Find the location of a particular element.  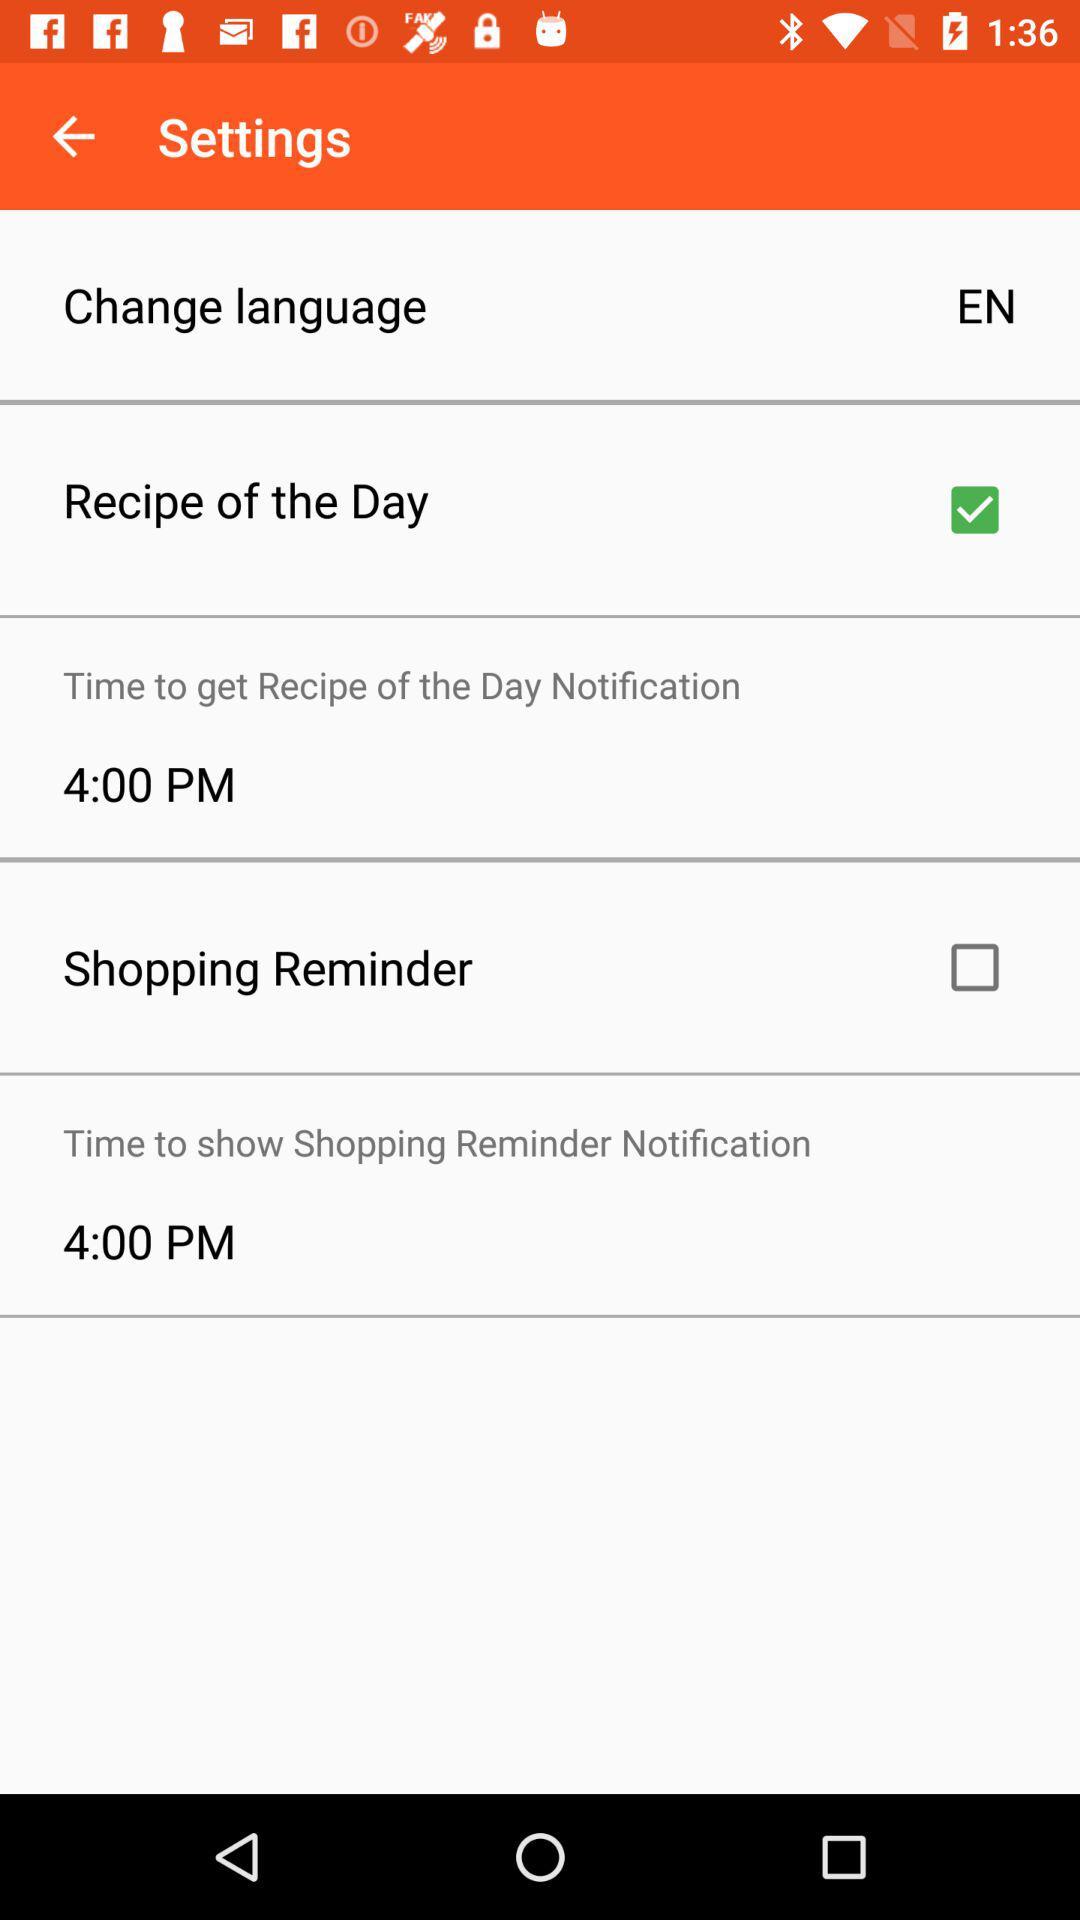

unselect checkmark is located at coordinates (974, 509).